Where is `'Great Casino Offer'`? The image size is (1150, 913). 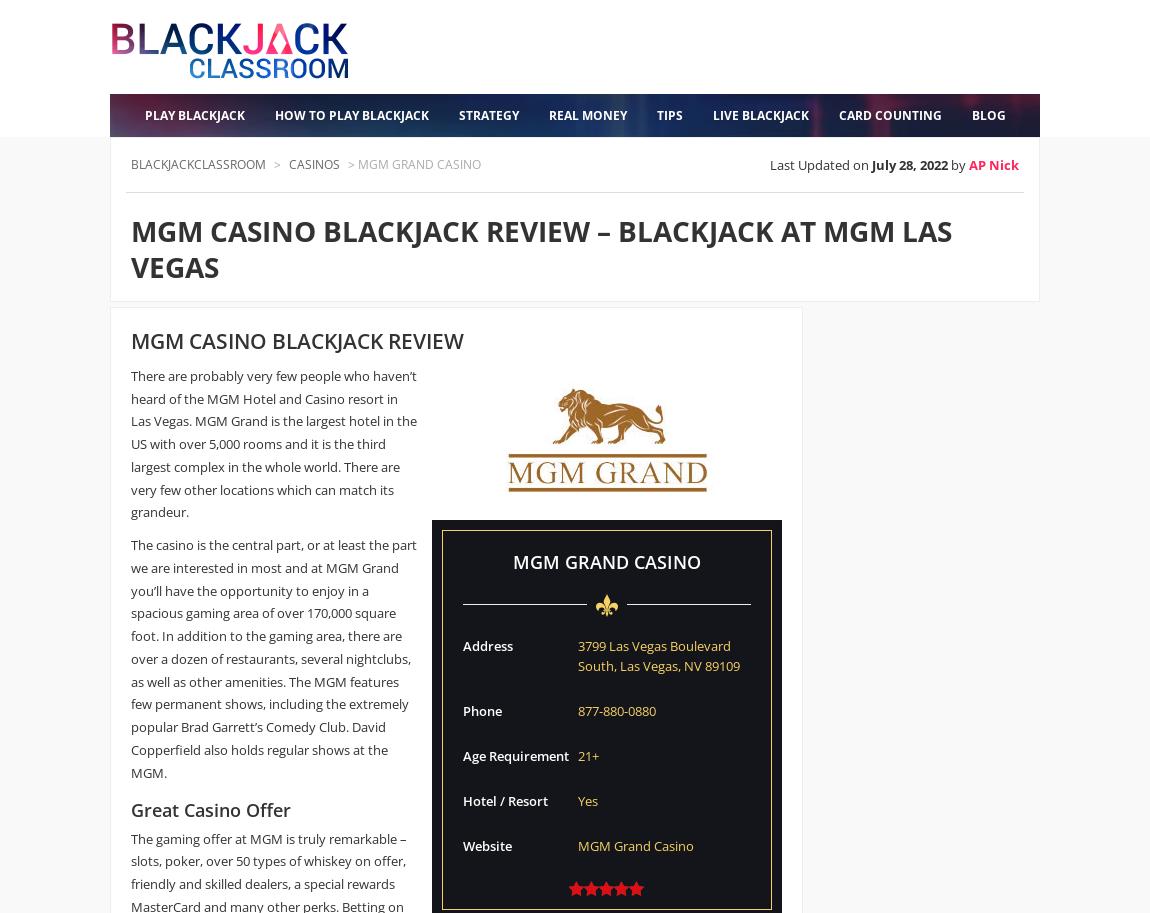
'Great Casino Offer' is located at coordinates (210, 809).